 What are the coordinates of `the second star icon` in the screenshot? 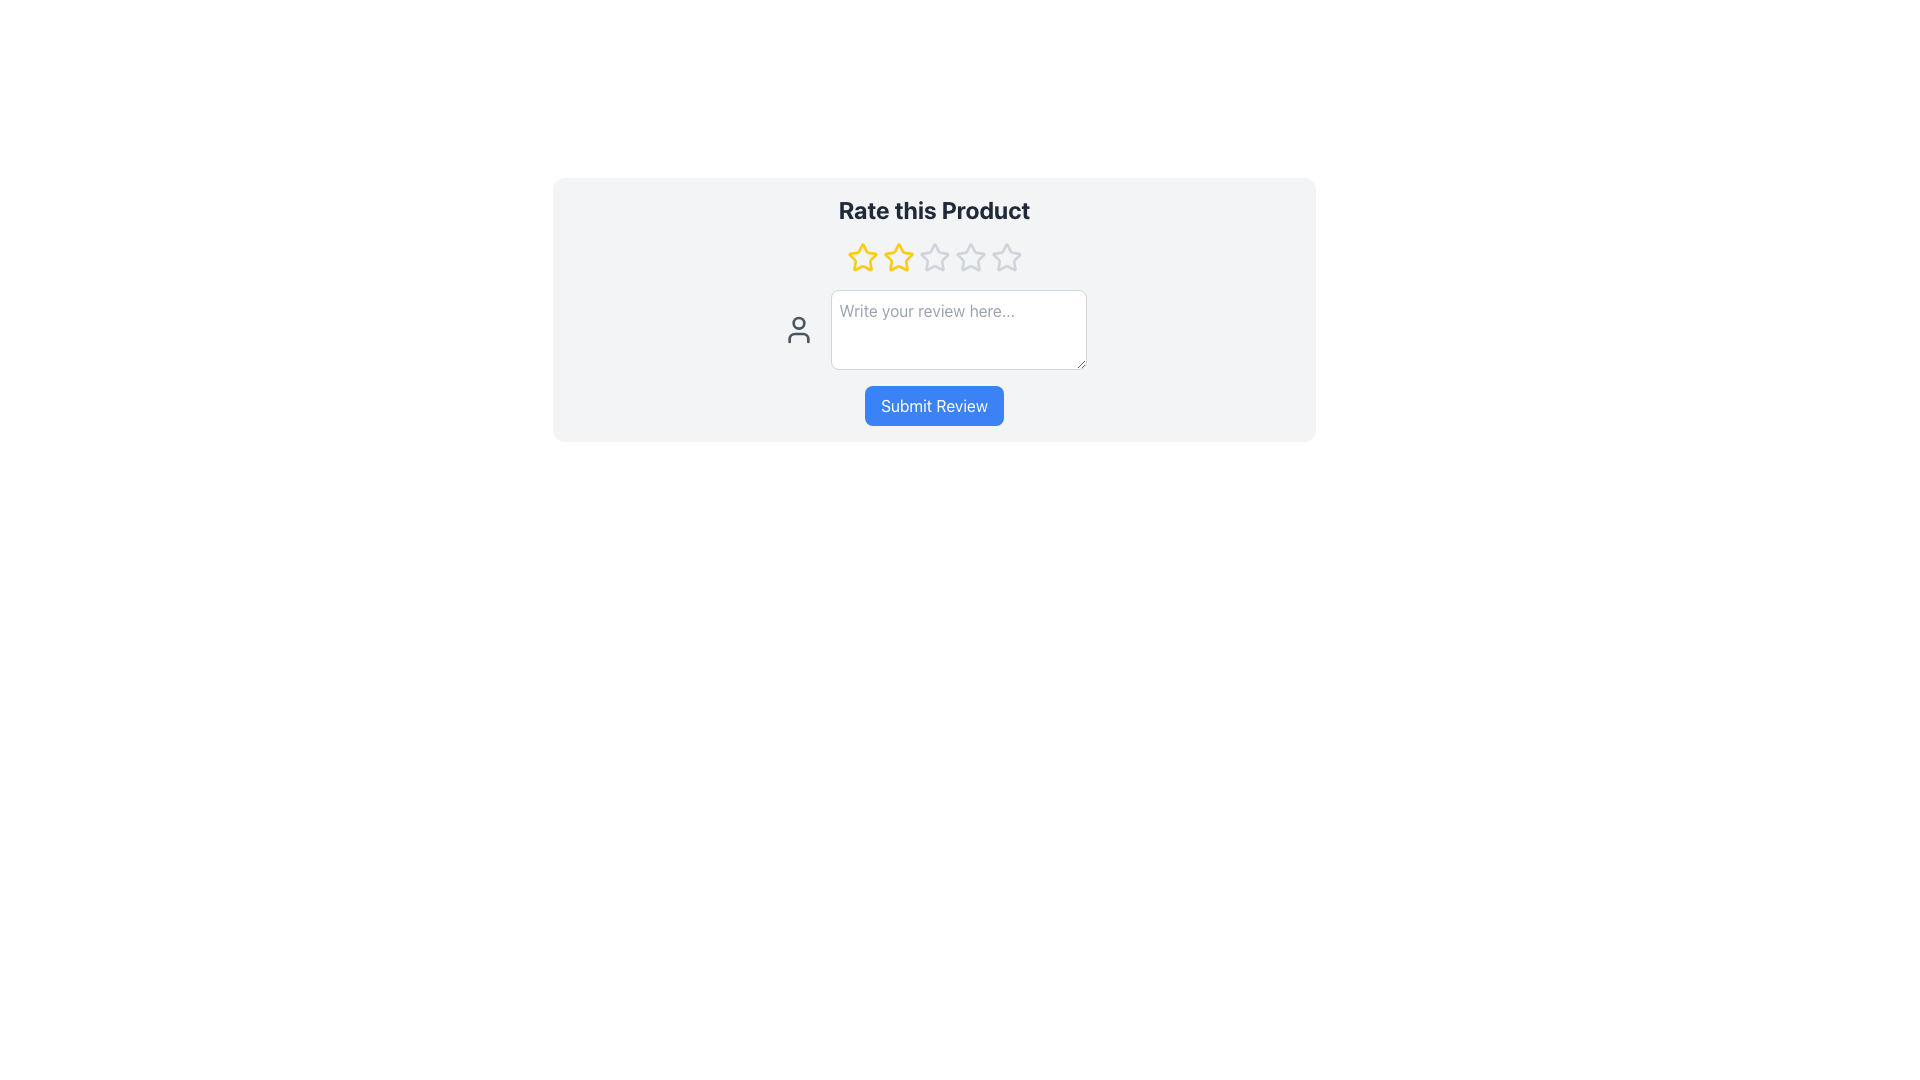 It's located at (897, 256).